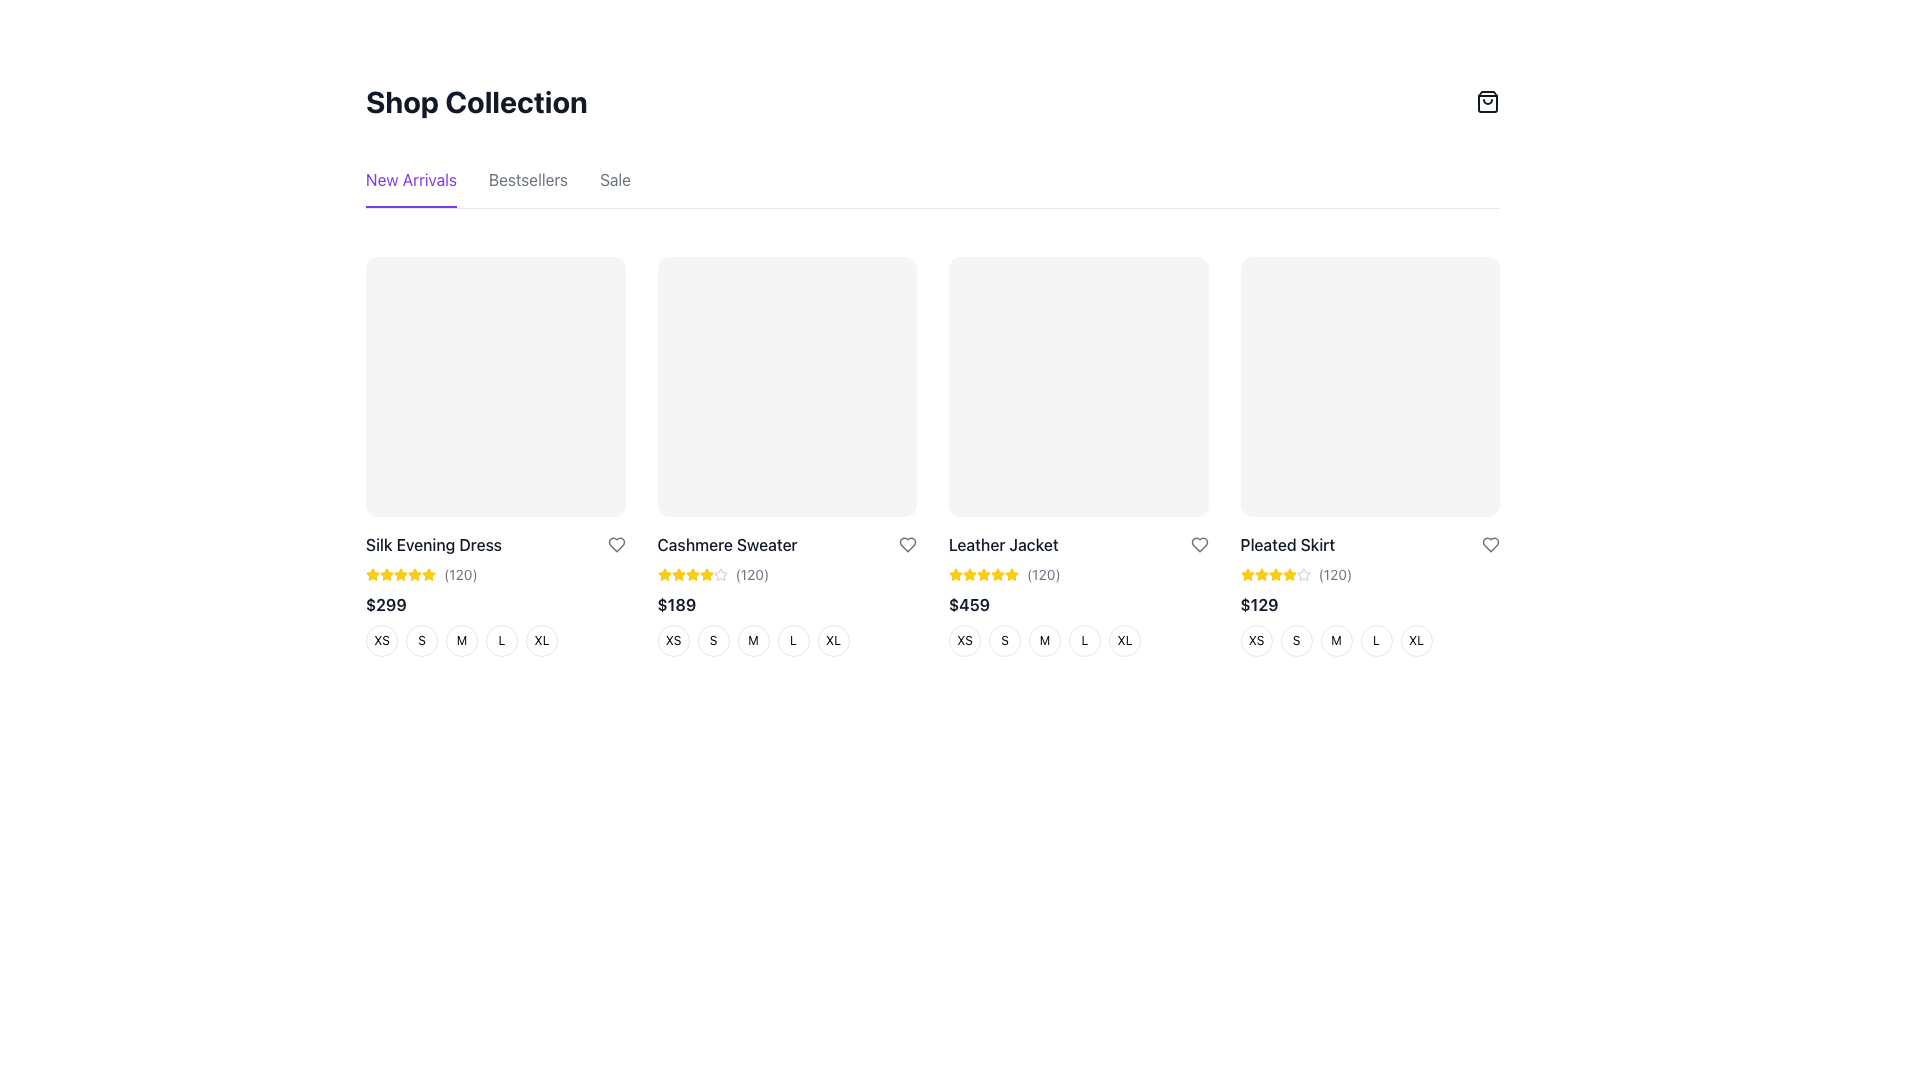 This screenshot has width=1920, height=1080. What do you see at coordinates (1246, 574) in the screenshot?
I see `the third star in the star rating icon for the 'Pleated Skirt' item to indicate a rating` at bounding box center [1246, 574].